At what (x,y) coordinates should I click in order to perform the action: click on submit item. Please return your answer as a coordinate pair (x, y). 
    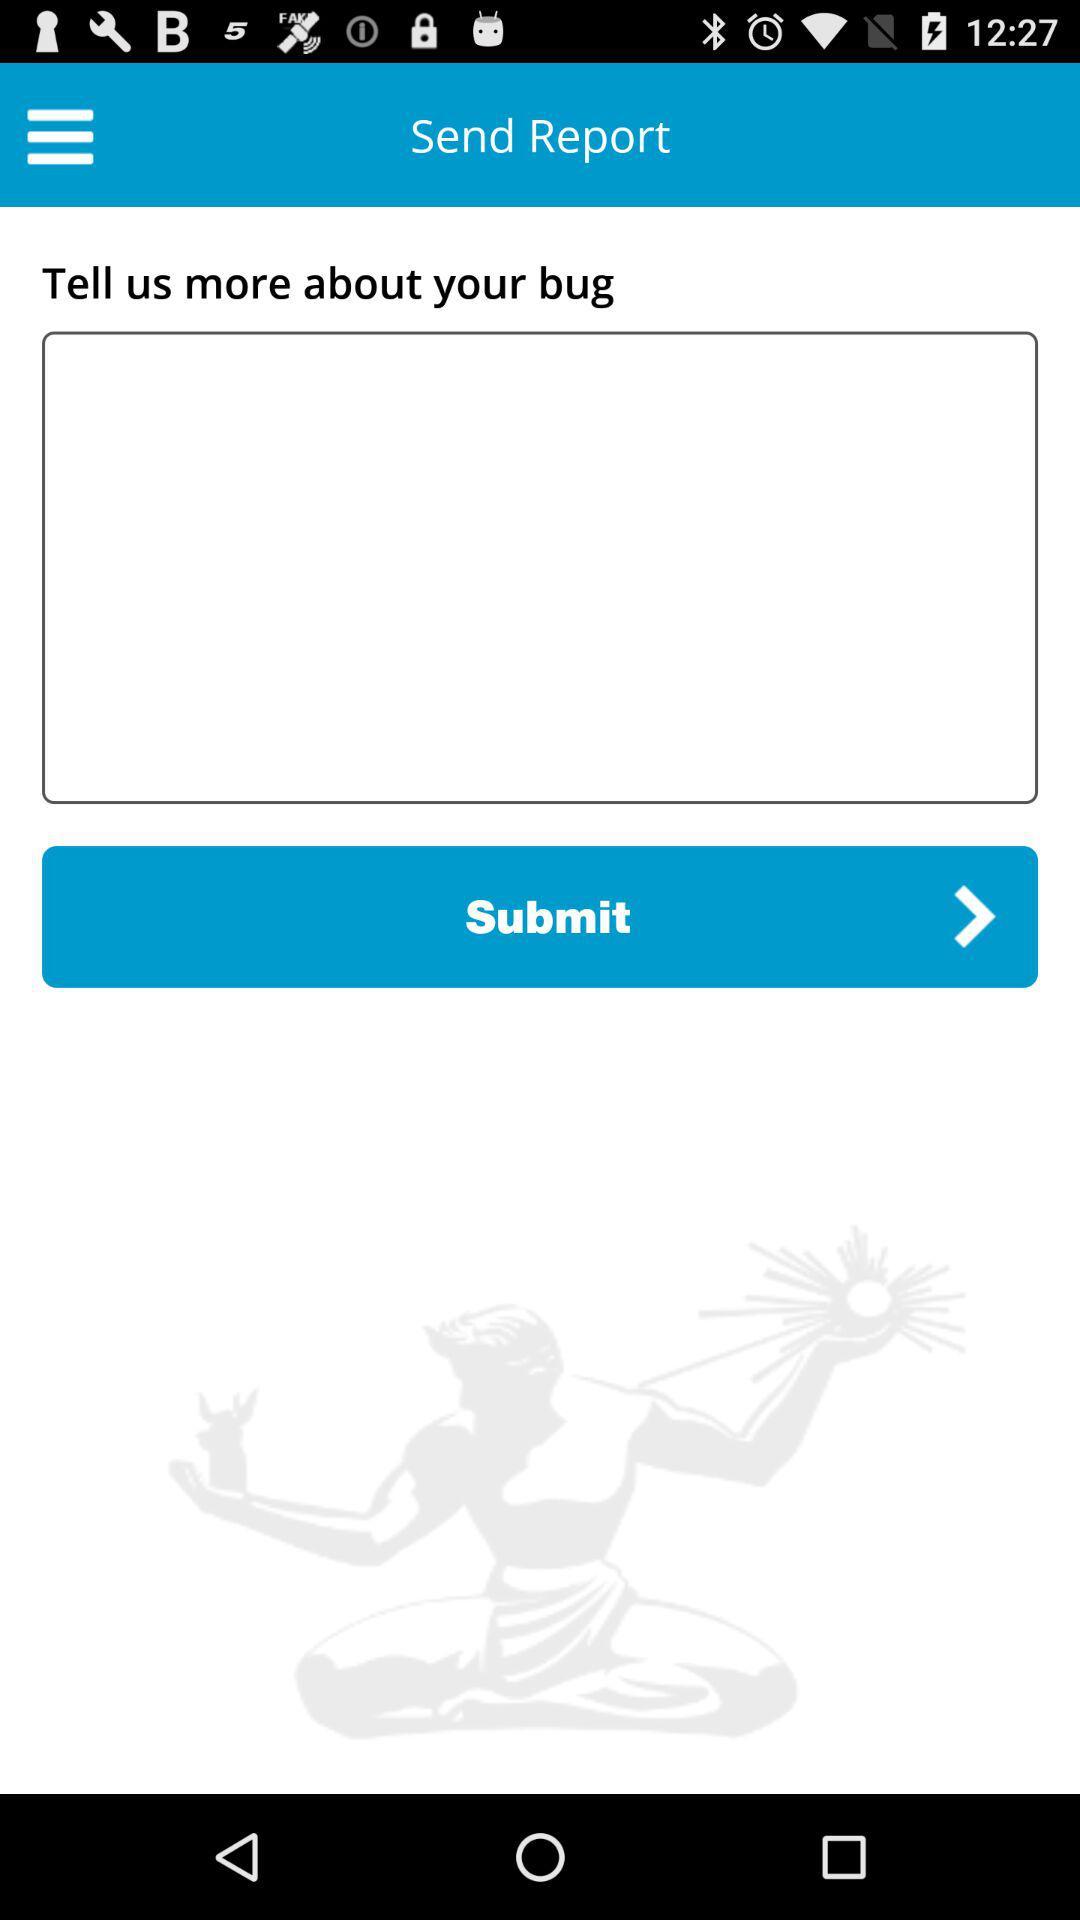
    Looking at the image, I should click on (540, 915).